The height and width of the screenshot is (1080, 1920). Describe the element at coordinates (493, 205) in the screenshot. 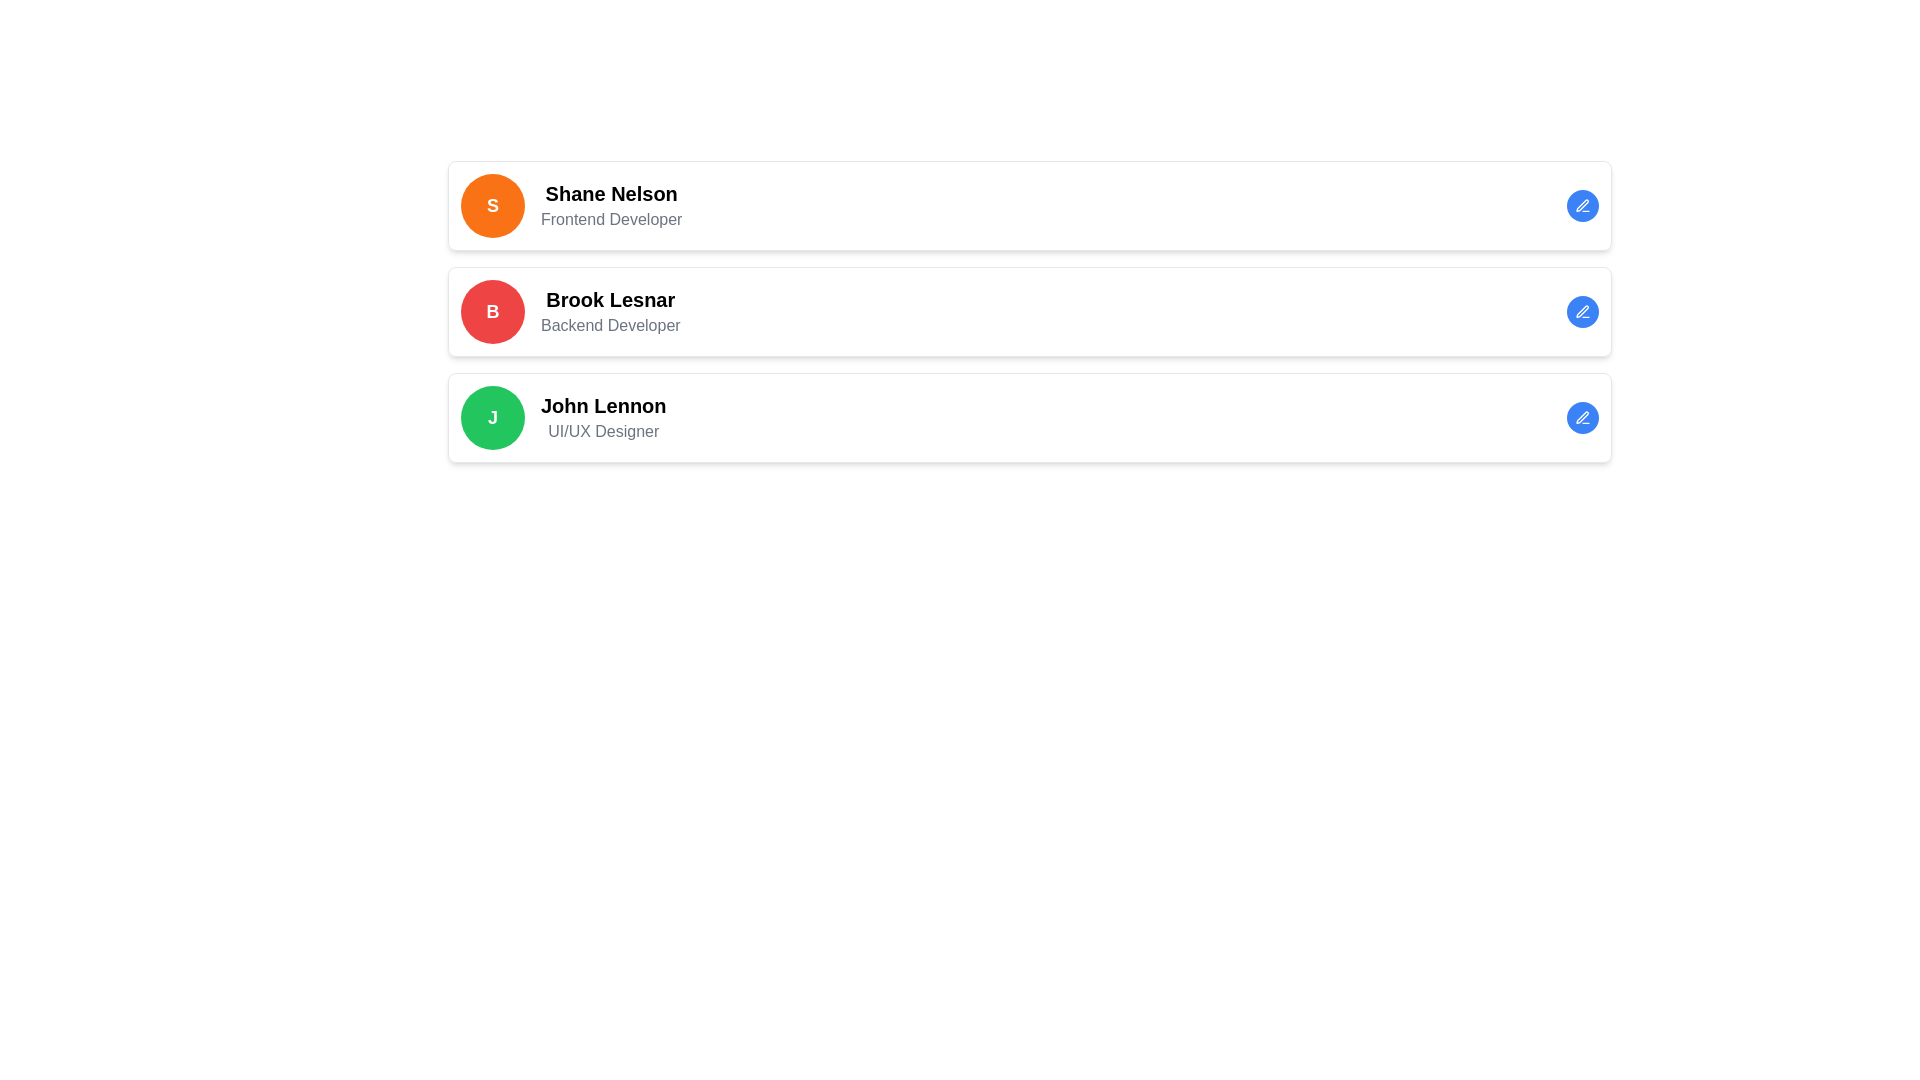

I see `the Avatar/Icon representing Shane Nelson` at that location.